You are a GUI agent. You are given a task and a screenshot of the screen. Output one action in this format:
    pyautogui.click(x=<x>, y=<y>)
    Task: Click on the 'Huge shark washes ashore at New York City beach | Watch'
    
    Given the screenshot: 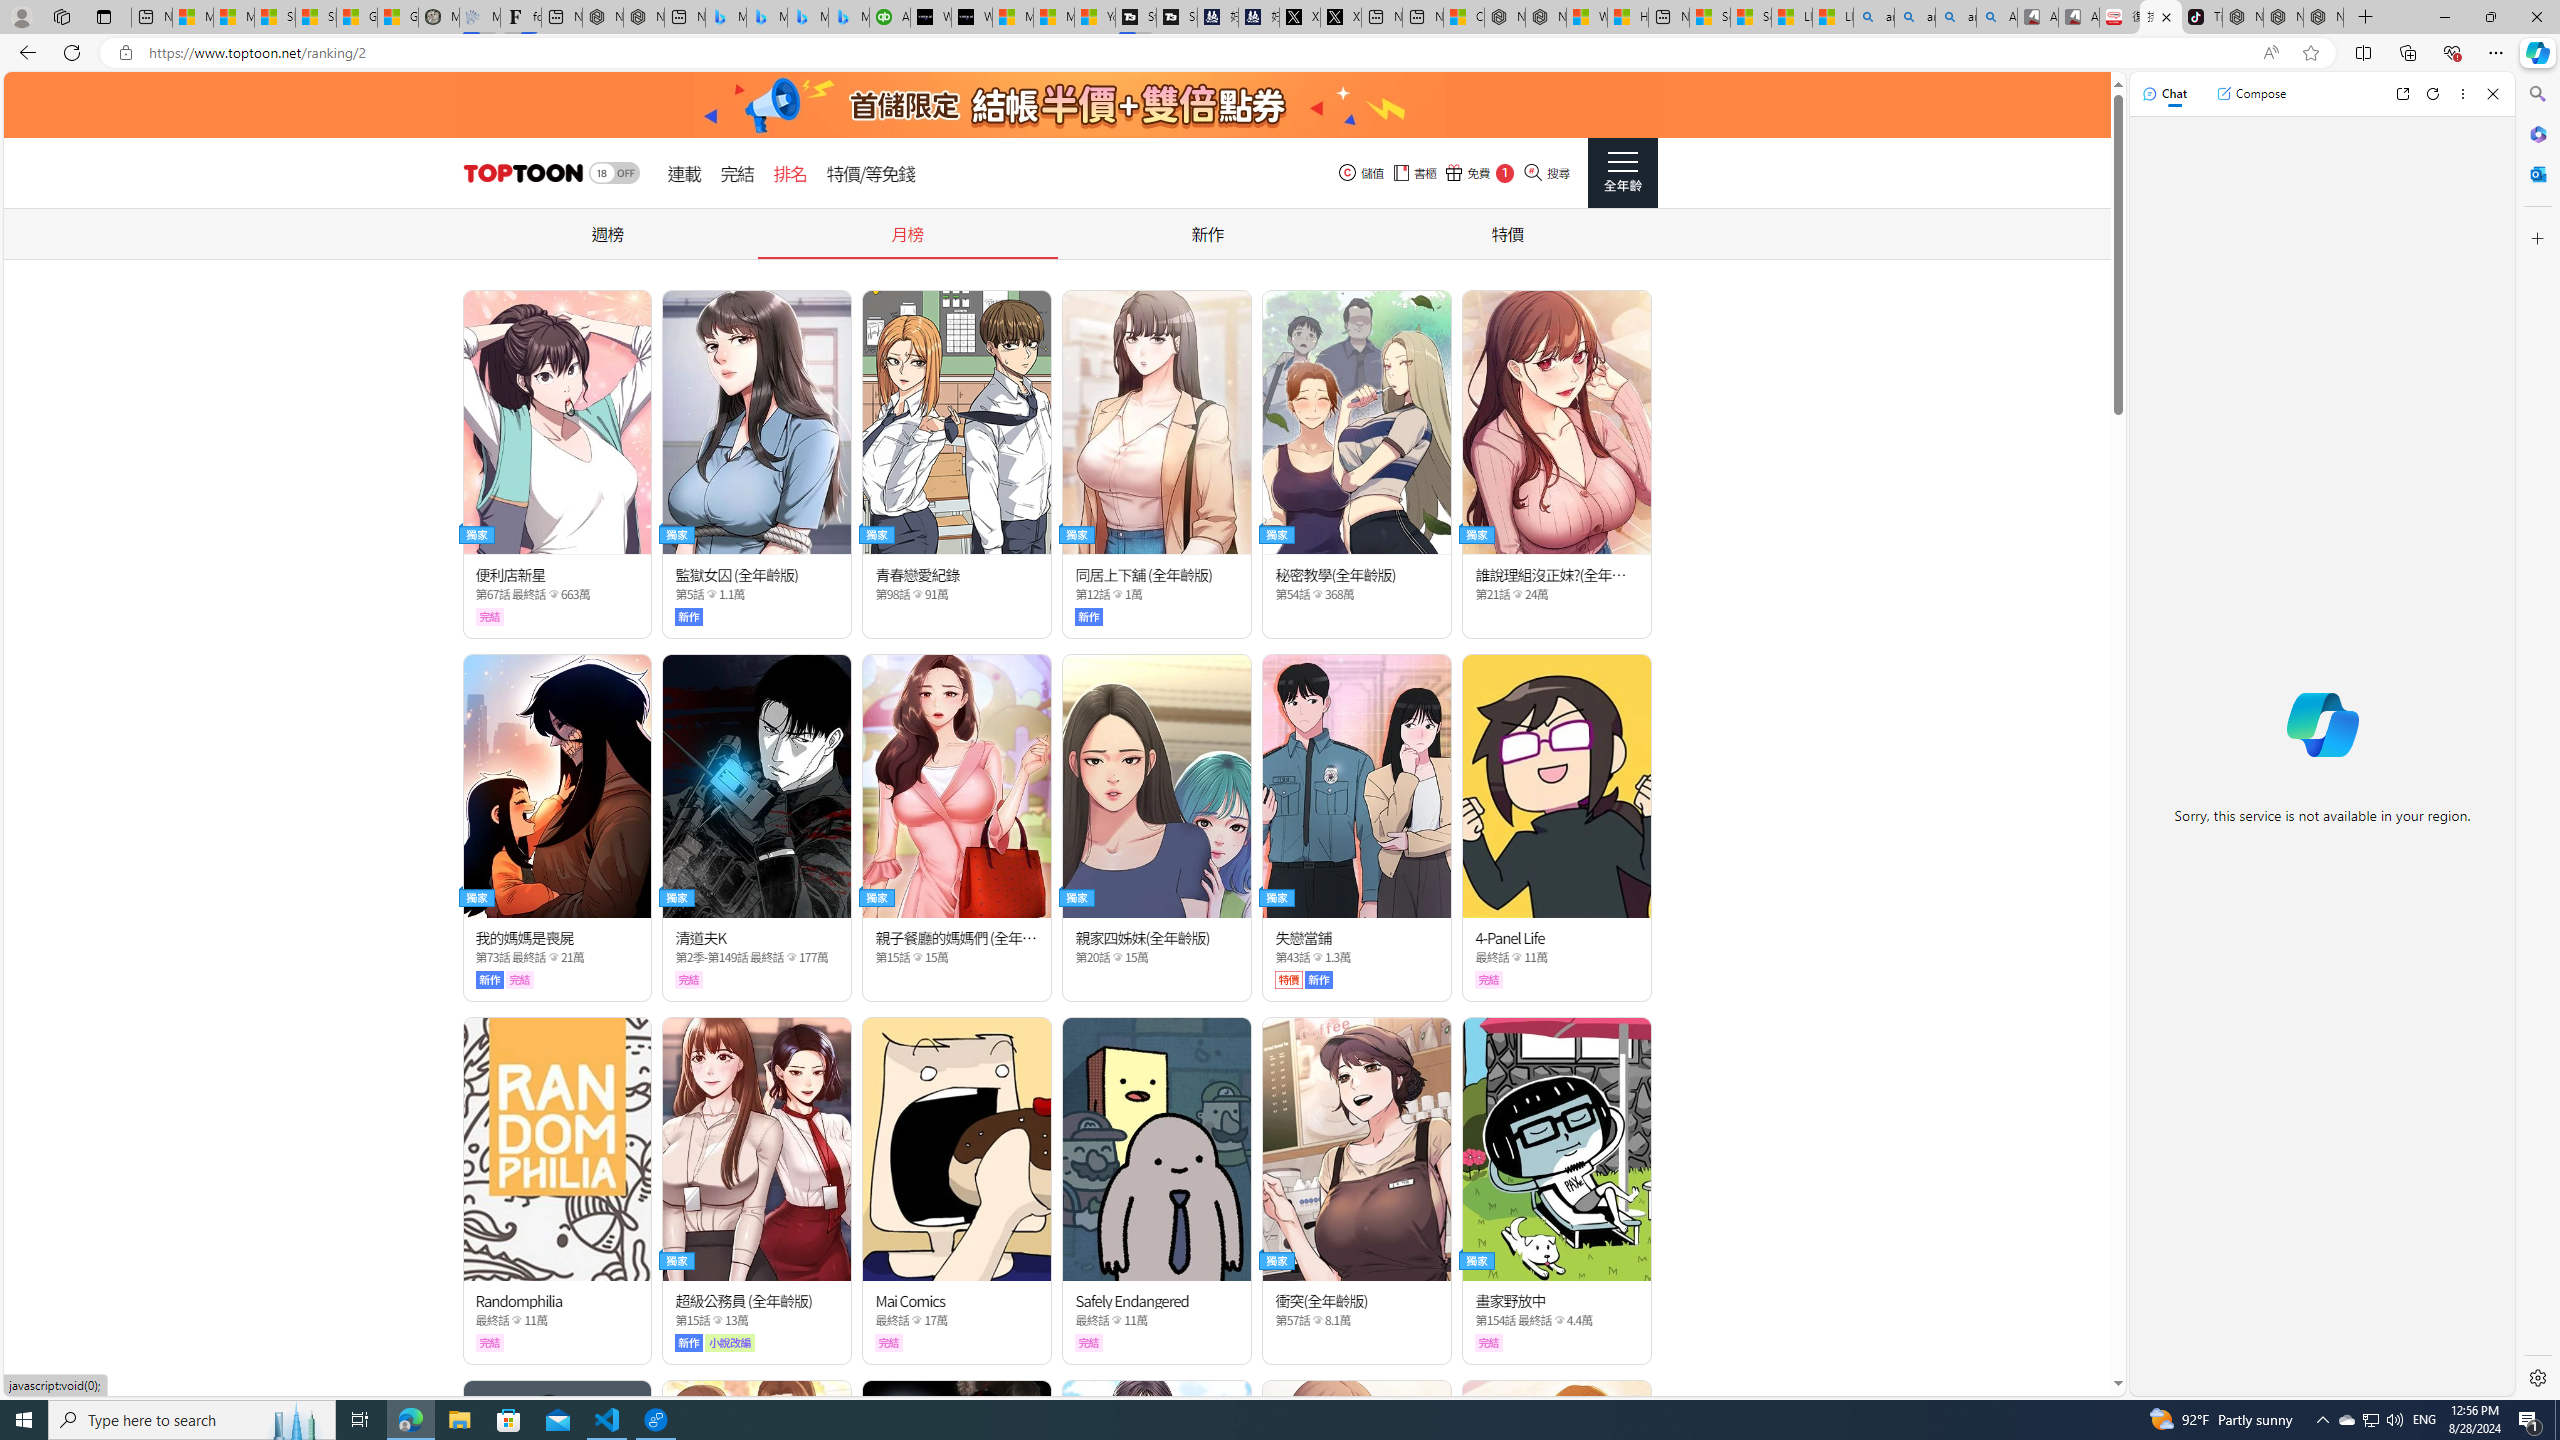 What is the action you would take?
    pyautogui.click(x=1627, y=16)
    